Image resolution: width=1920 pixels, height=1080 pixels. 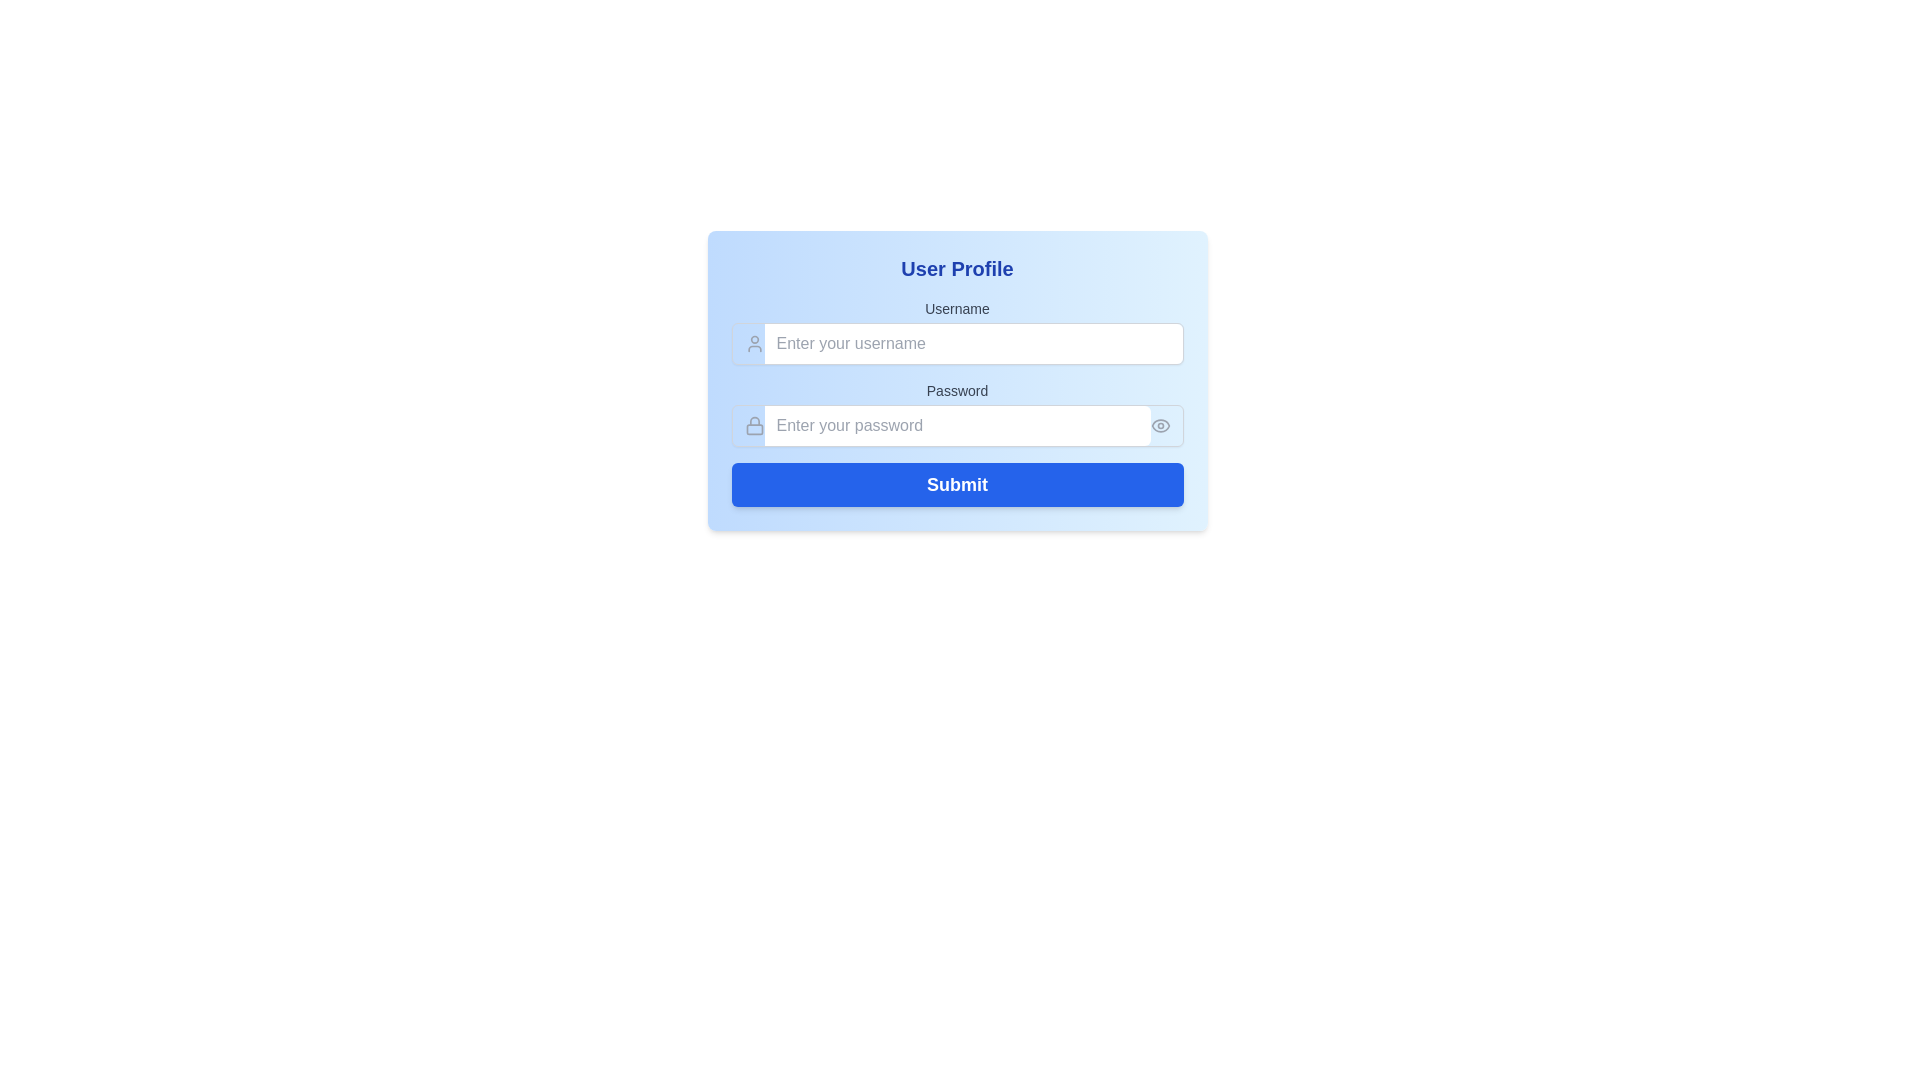 What do you see at coordinates (747, 424) in the screenshot?
I see `the lock icon with a gray outline located to the left of the password input field` at bounding box center [747, 424].